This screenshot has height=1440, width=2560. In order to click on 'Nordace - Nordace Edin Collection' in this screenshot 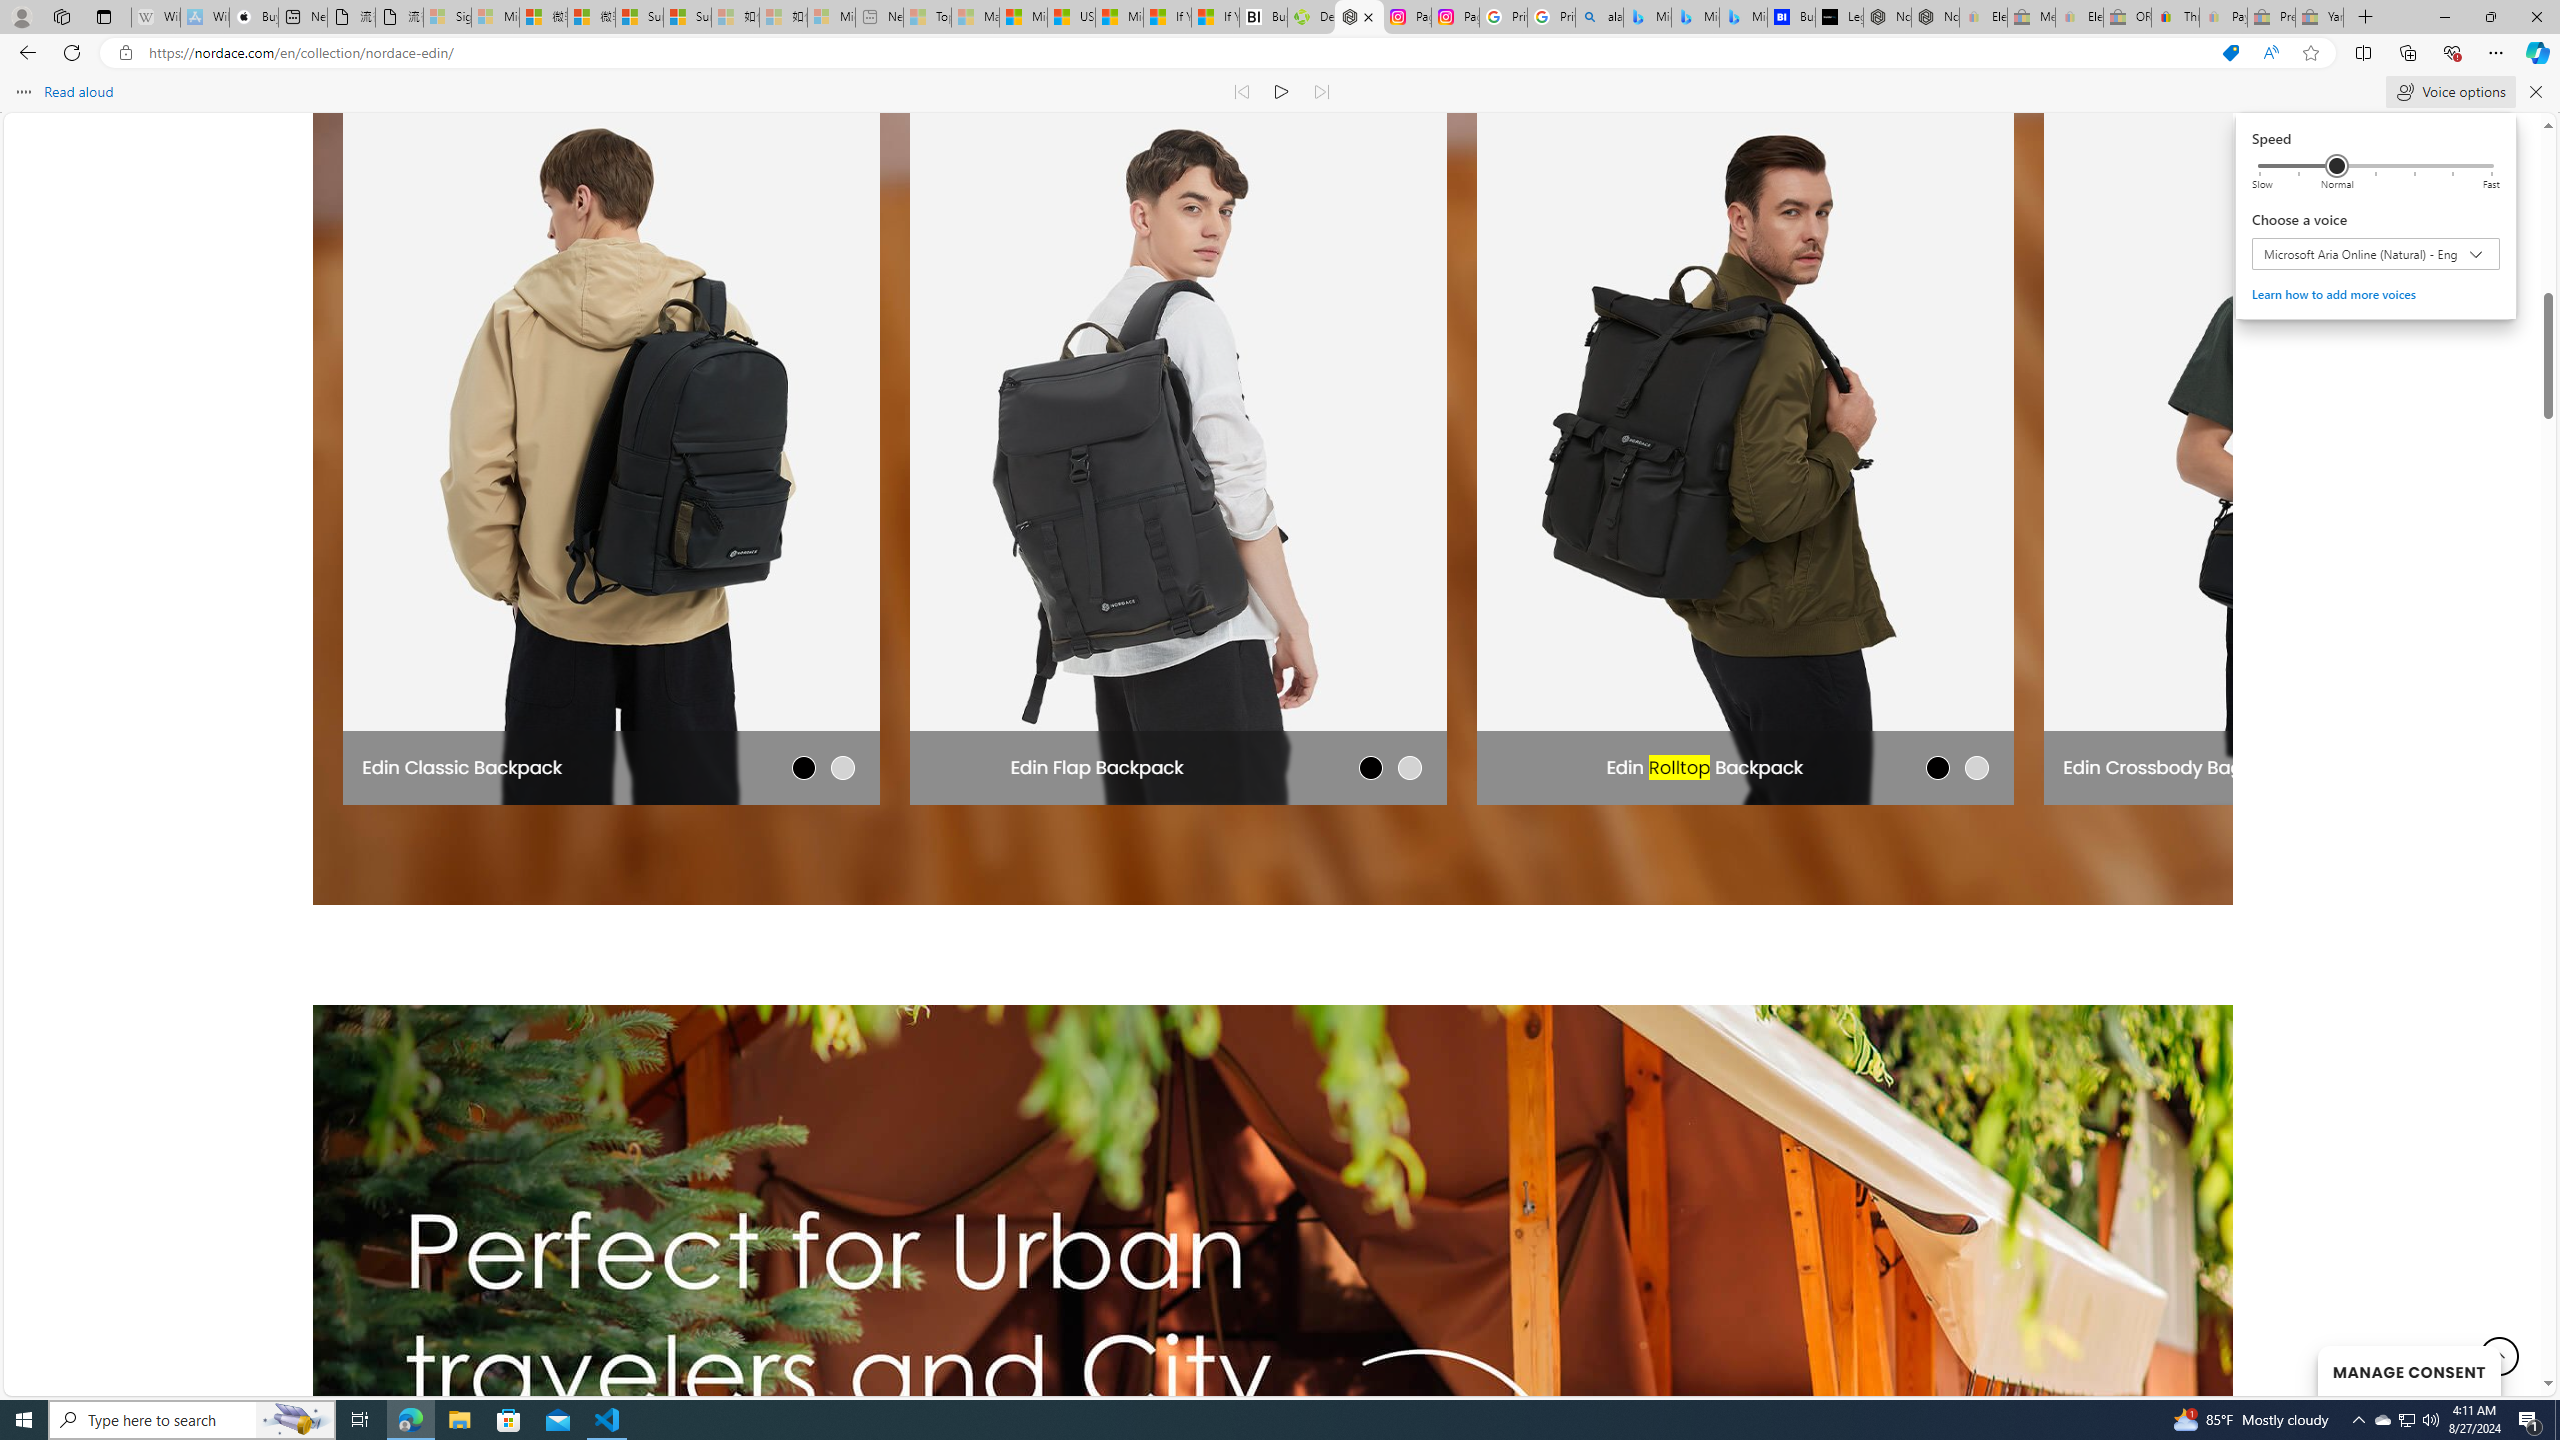, I will do `click(1358, 16)`.